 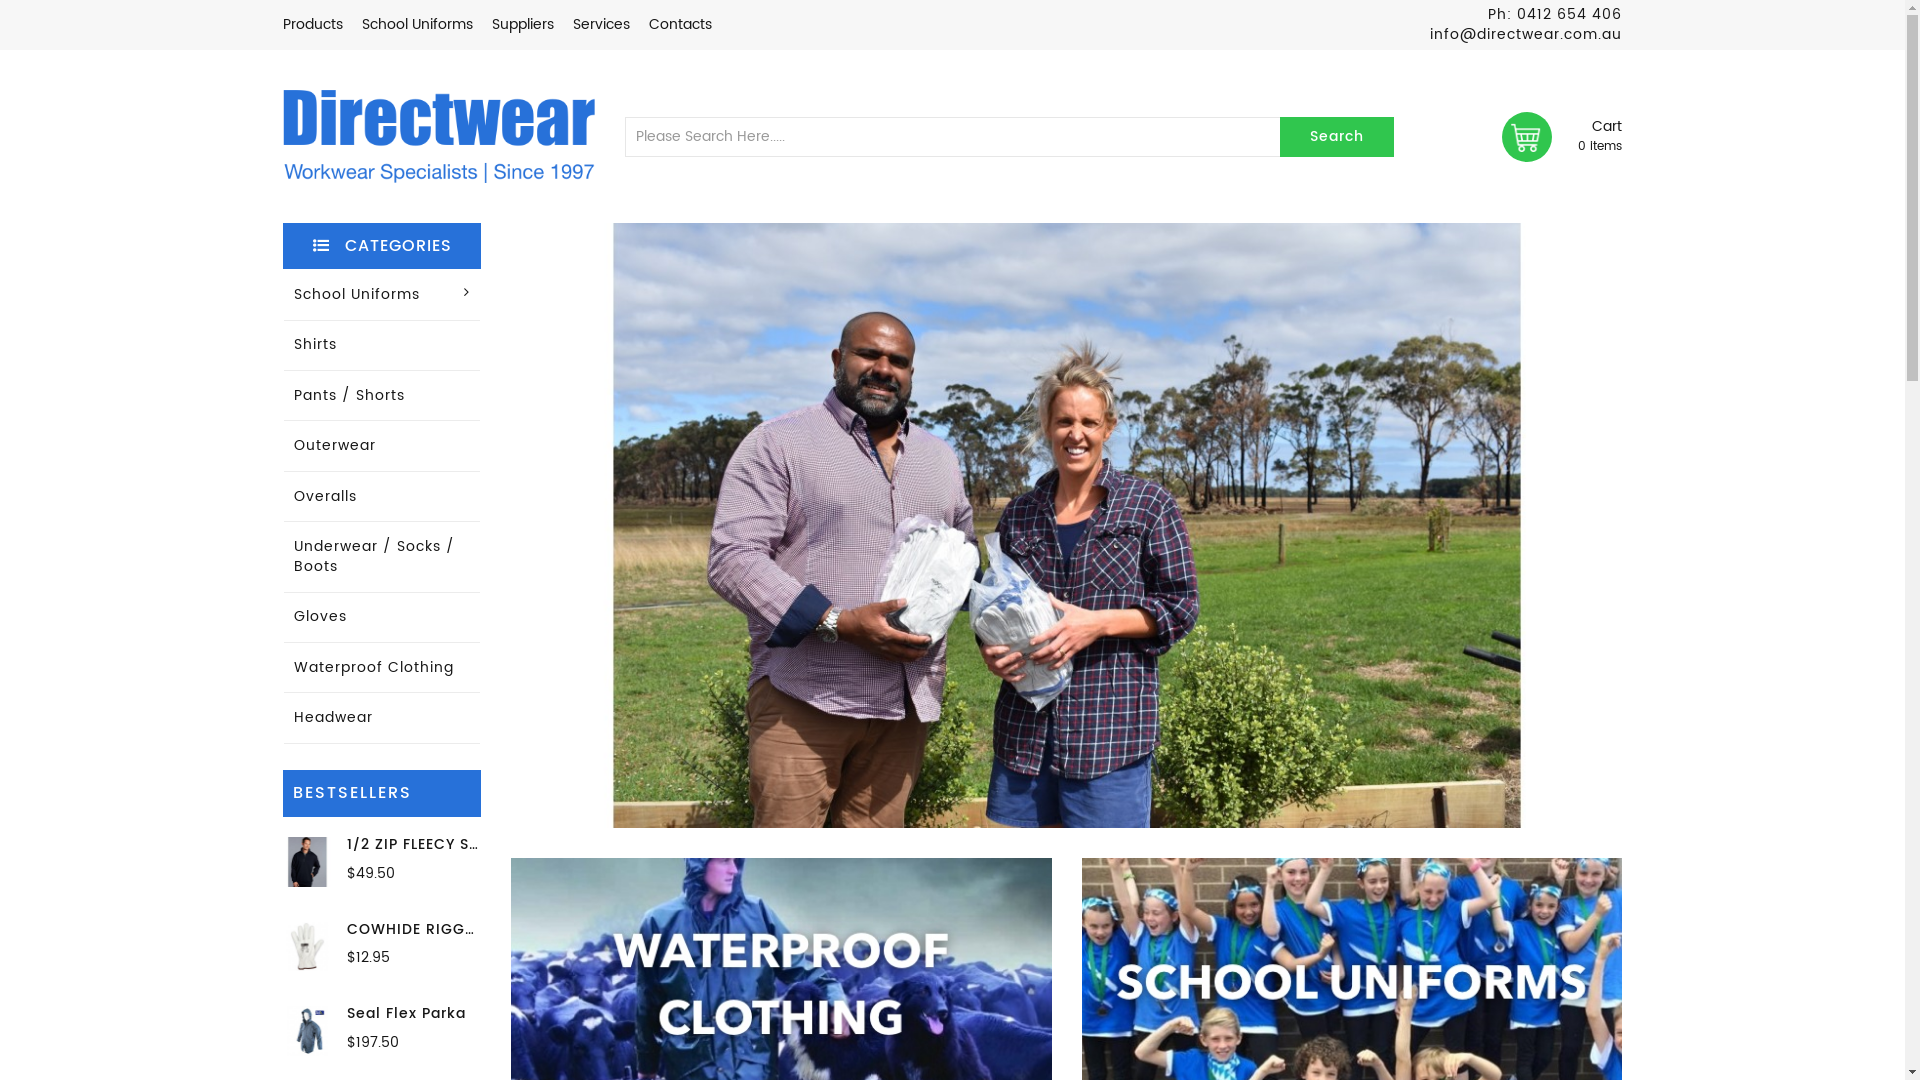 I want to click on 'Cart, so click(x=1560, y=136).